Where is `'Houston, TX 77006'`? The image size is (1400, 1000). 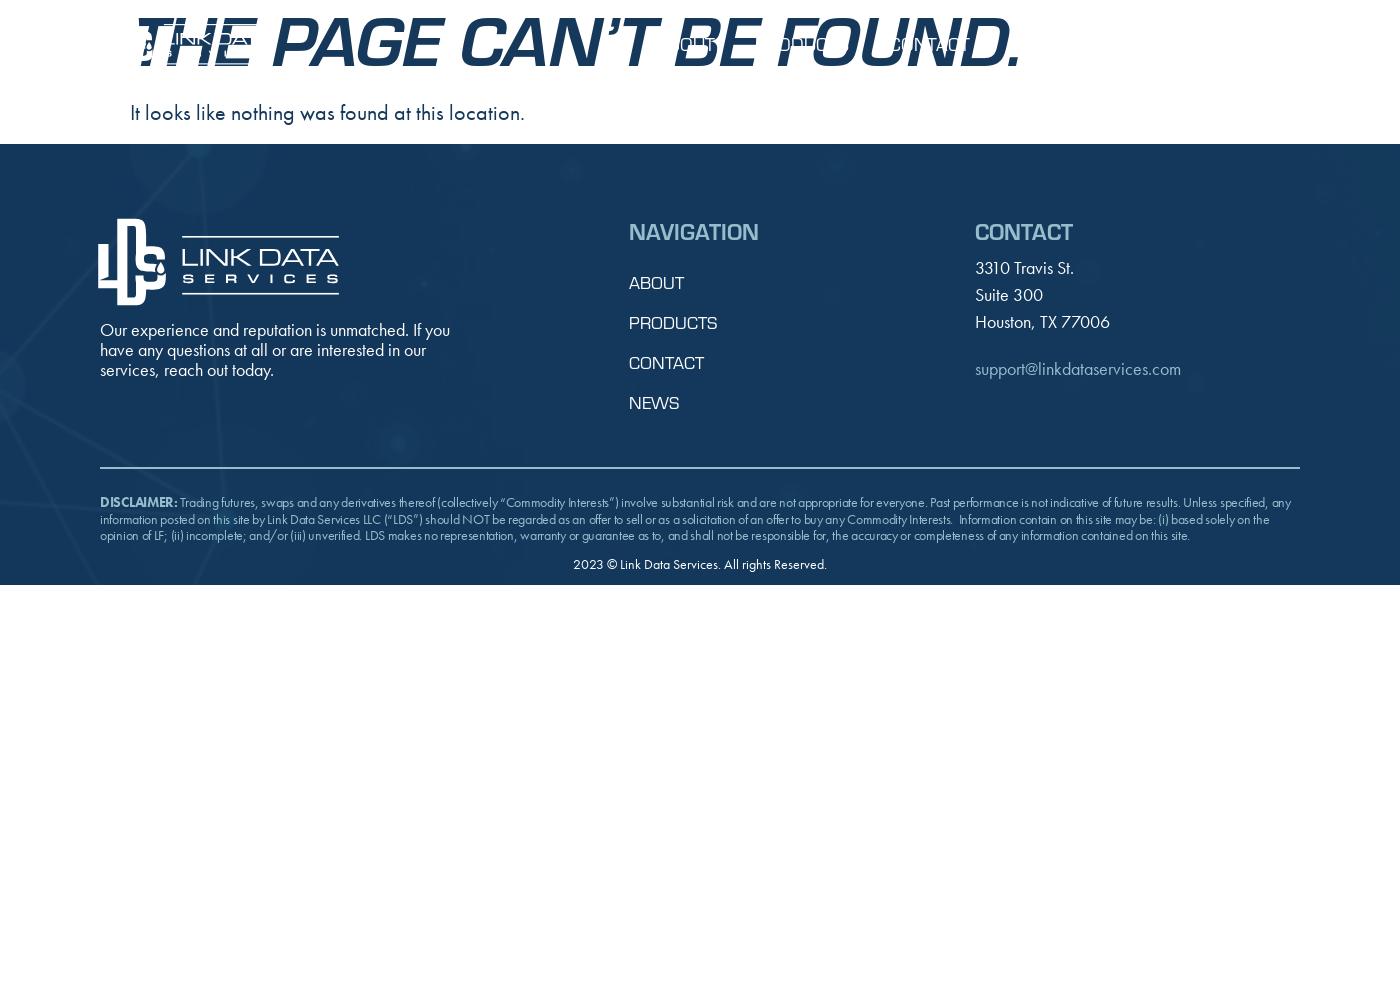
'Houston, TX 77006' is located at coordinates (1041, 319).